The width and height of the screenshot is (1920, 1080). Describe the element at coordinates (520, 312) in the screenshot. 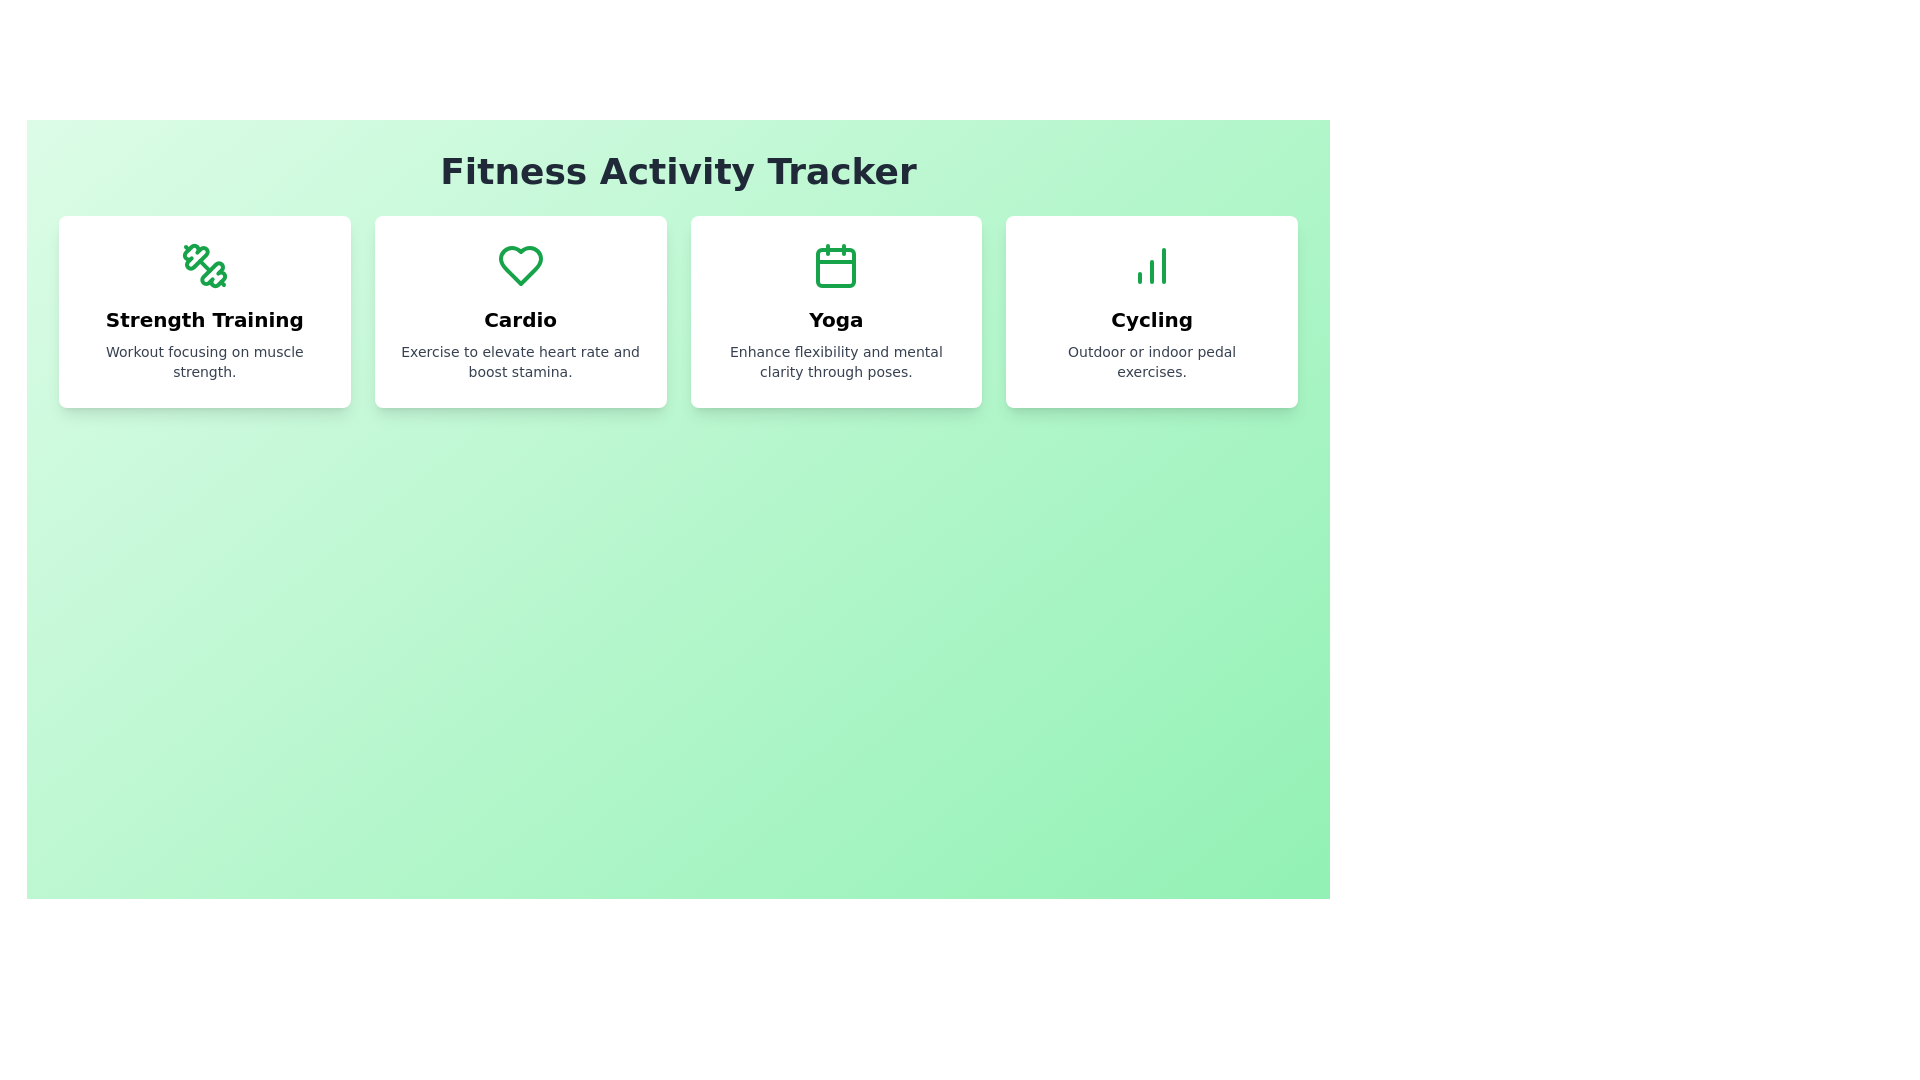

I see `the 'Cardio' card` at that location.